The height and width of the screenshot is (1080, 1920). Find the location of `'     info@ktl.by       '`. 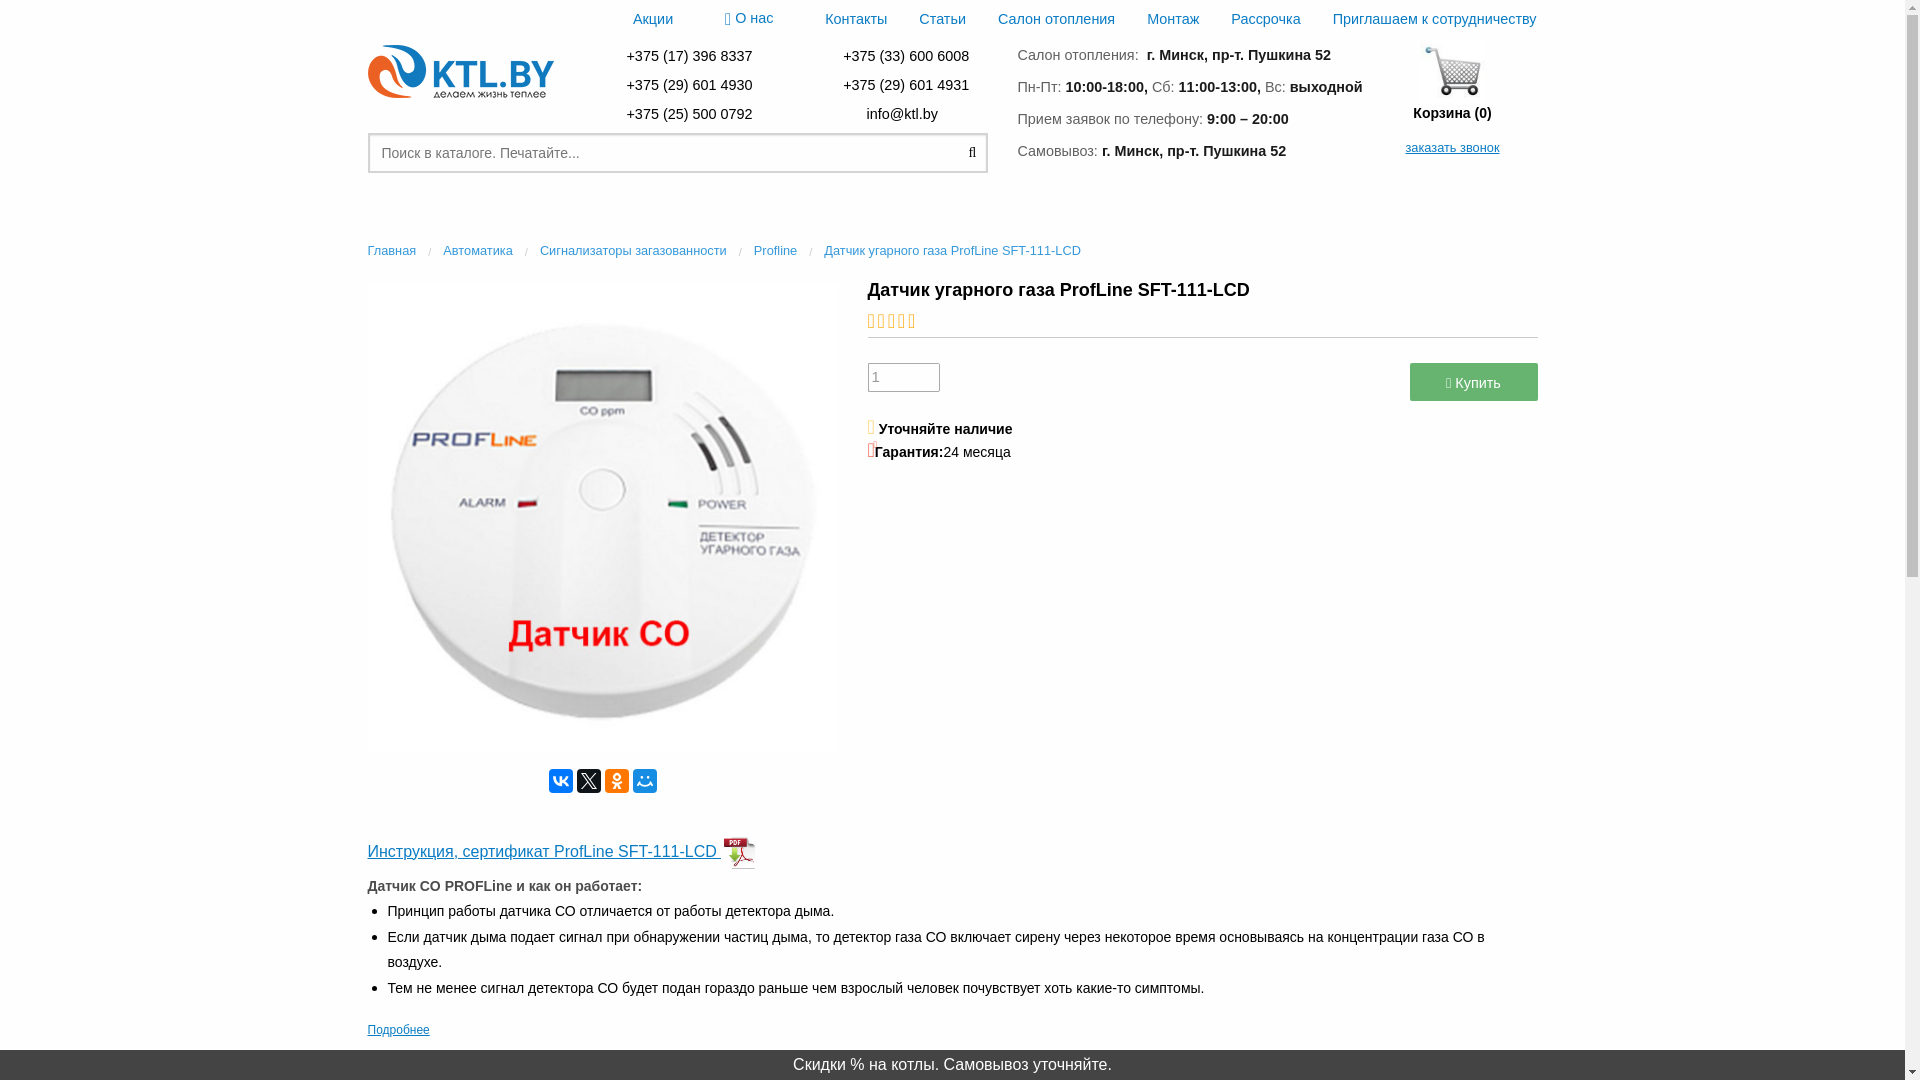

'     info@ktl.by       ' is located at coordinates (904, 114).